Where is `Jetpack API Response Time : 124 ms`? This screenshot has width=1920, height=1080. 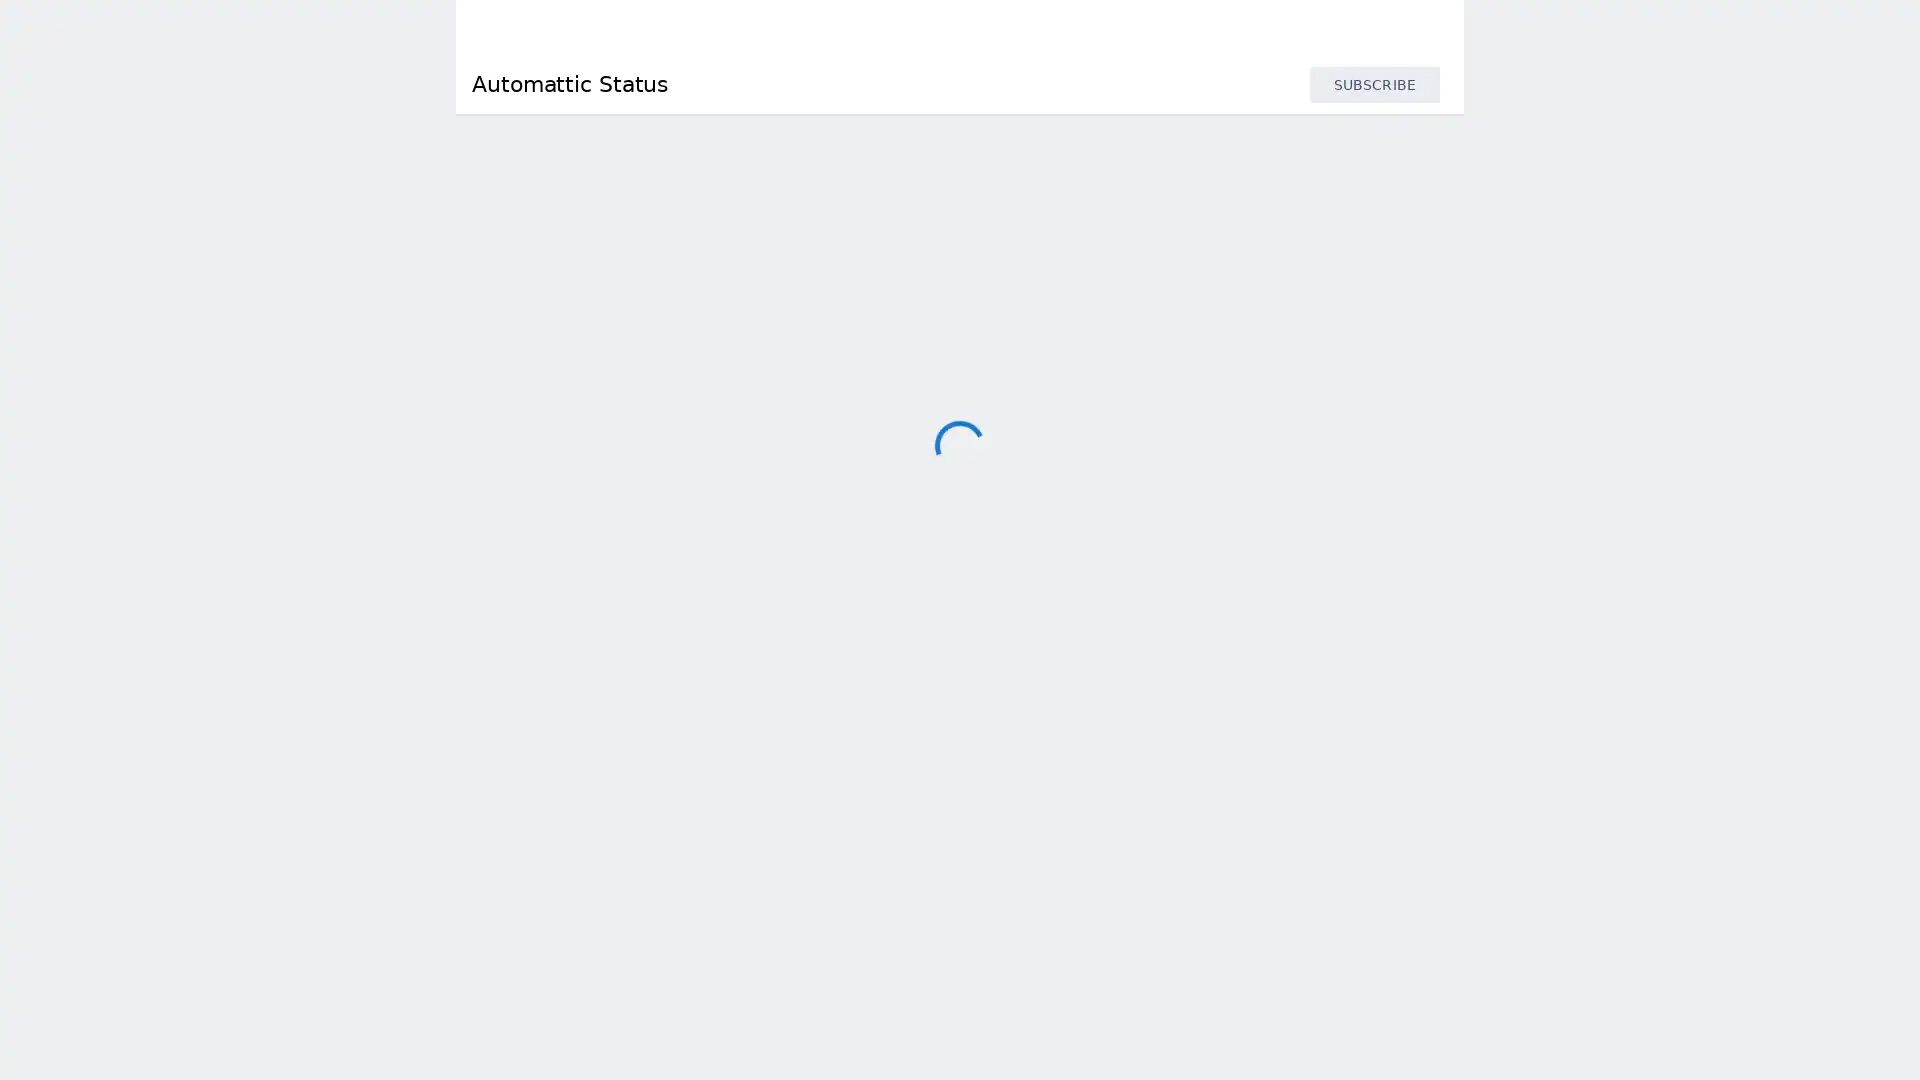
Jetpack API Response Time : 124 ms is located at coordinates (838, 628).